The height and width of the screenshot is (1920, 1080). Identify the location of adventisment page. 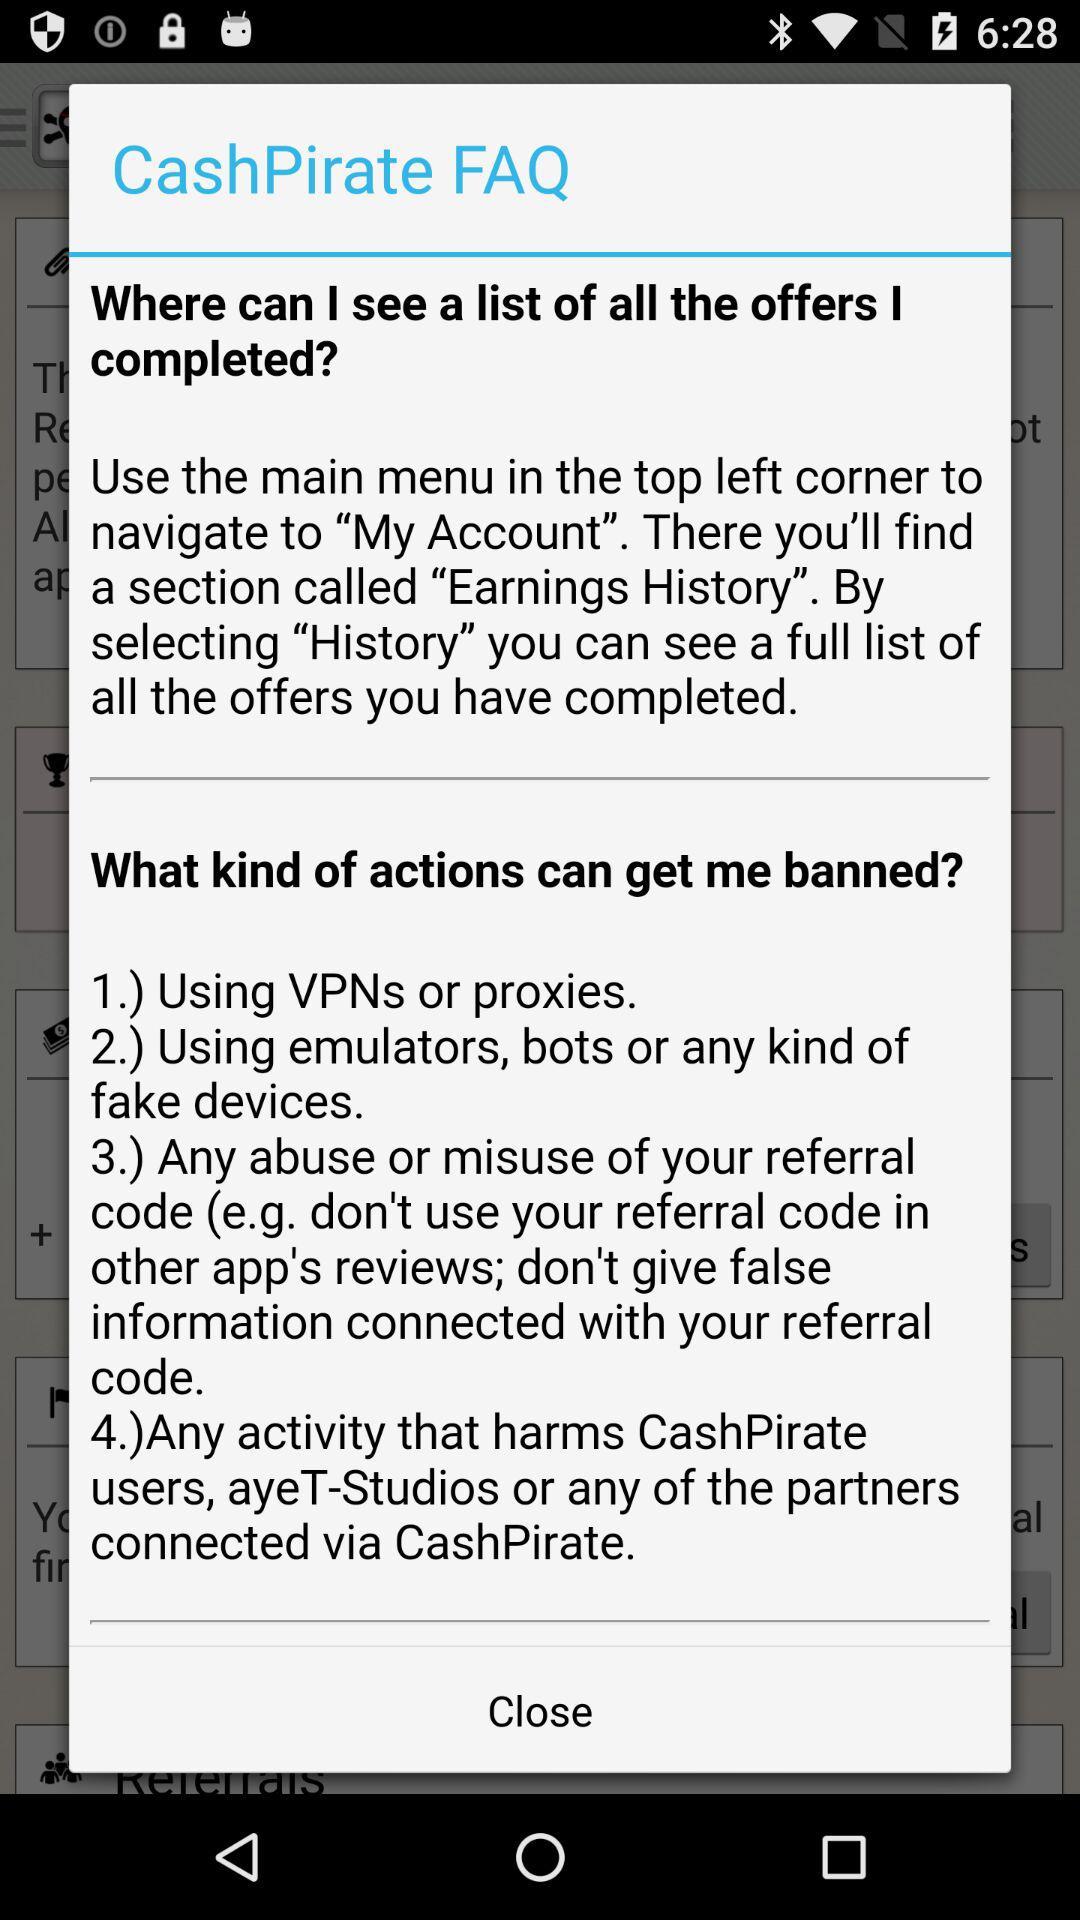
(540, 950).